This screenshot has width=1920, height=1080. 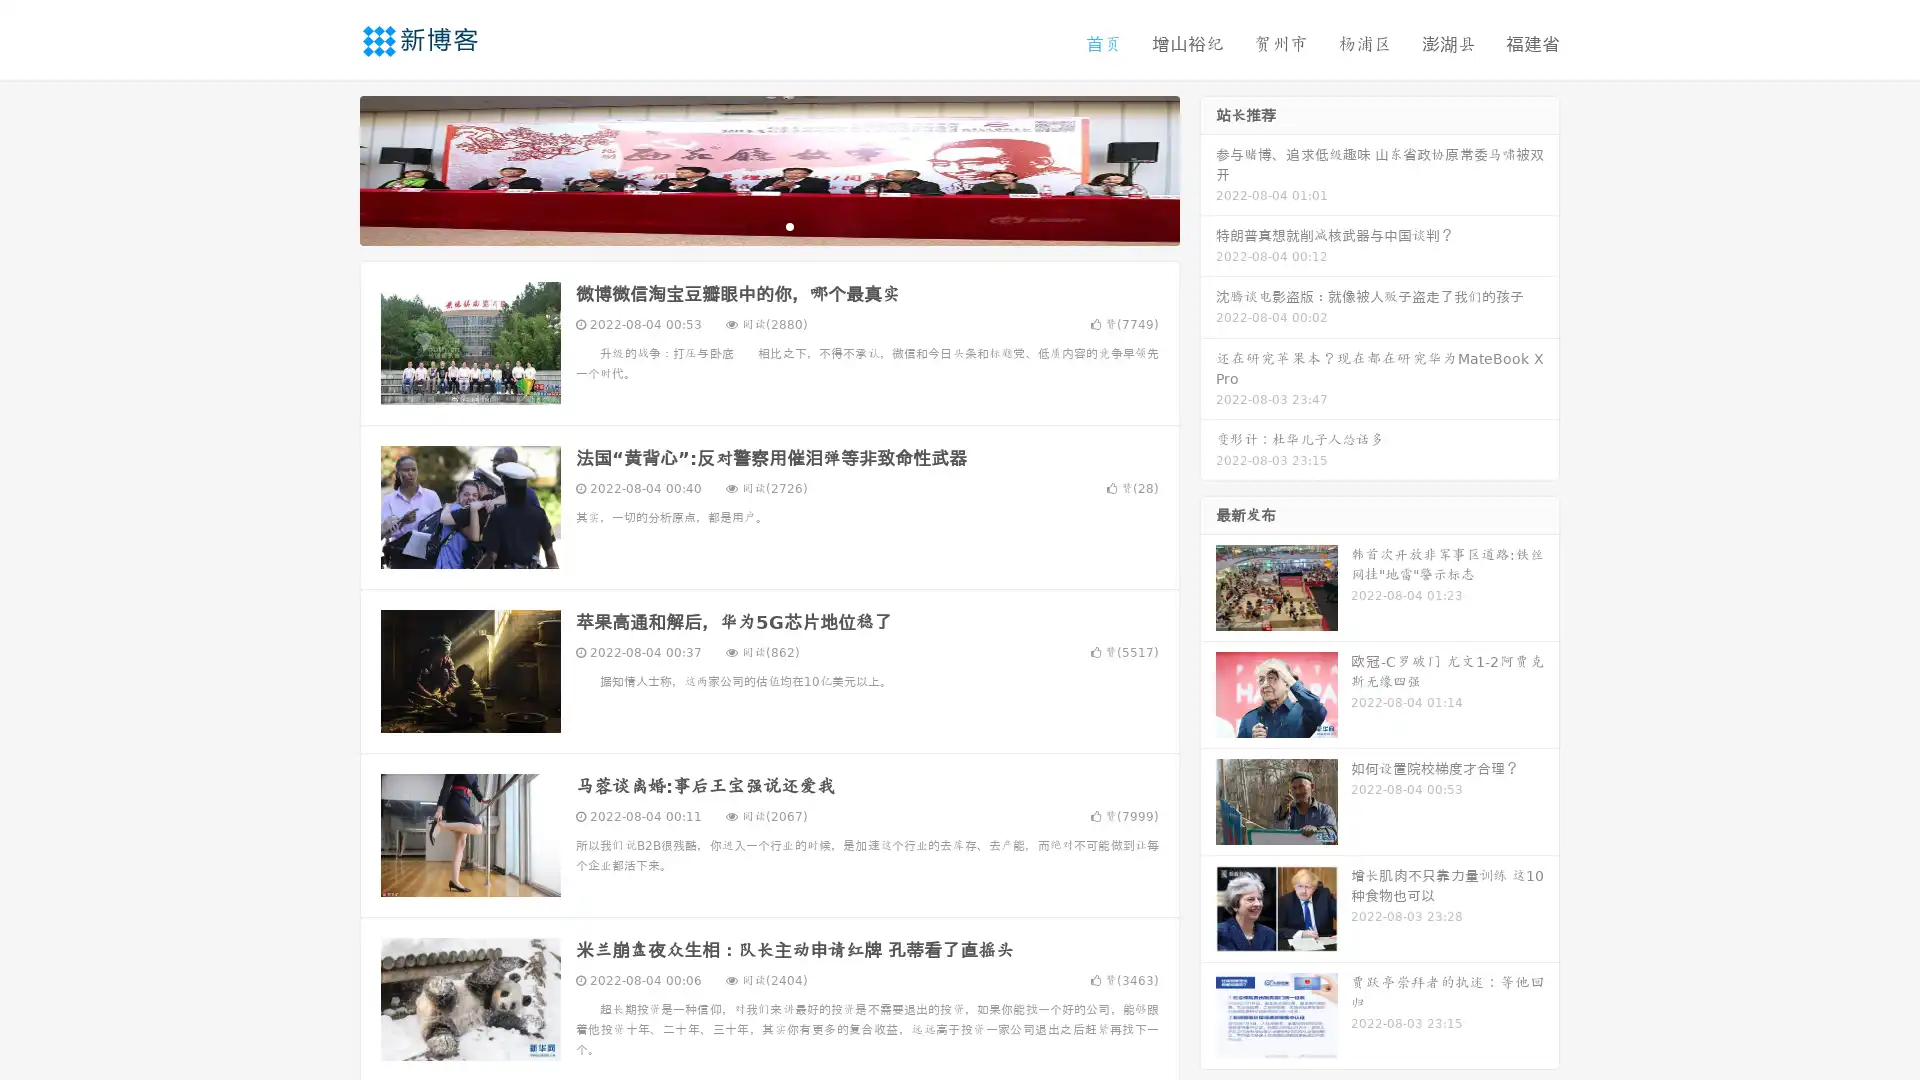 What do you see at coordinates (789, 225) in the screenshot?
I see `Go to slide 3` at bounding box center [789, 225].